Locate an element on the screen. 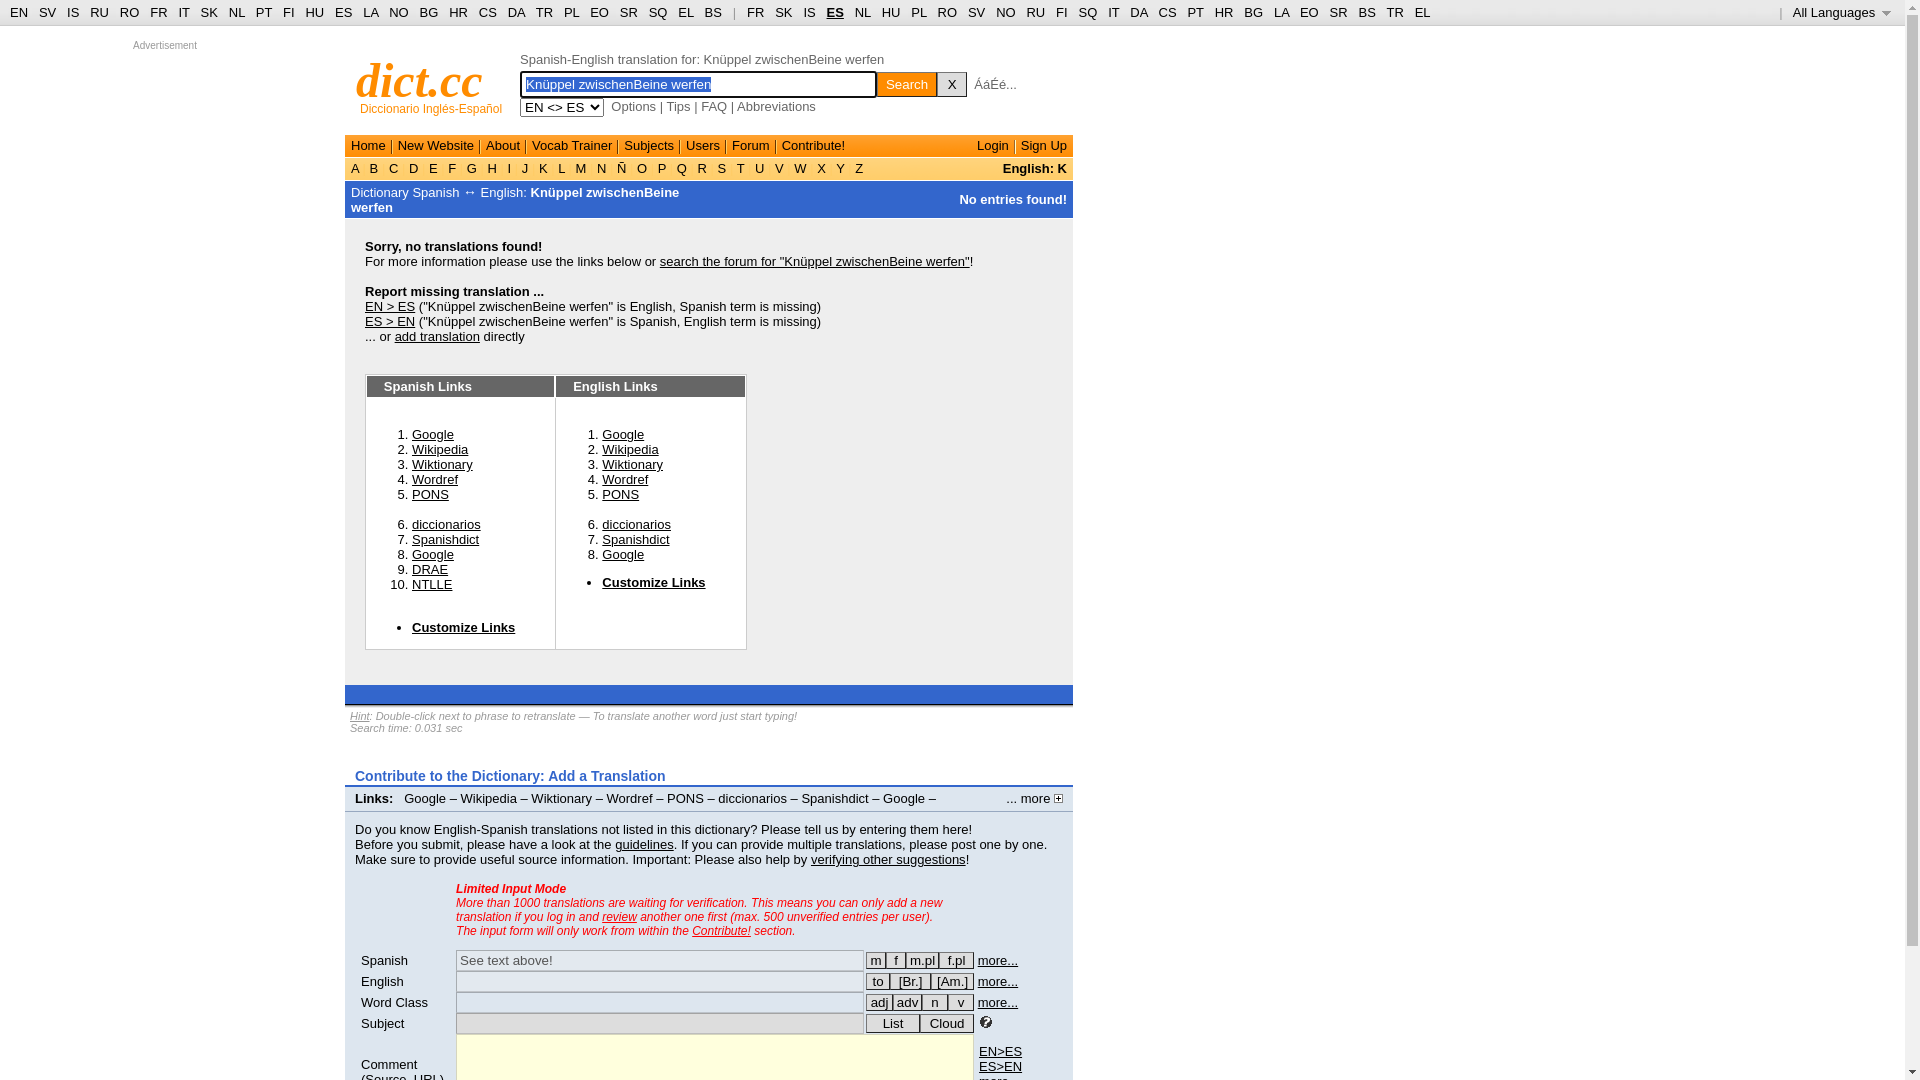  'DRAE' is located at coordinates (429, 569).